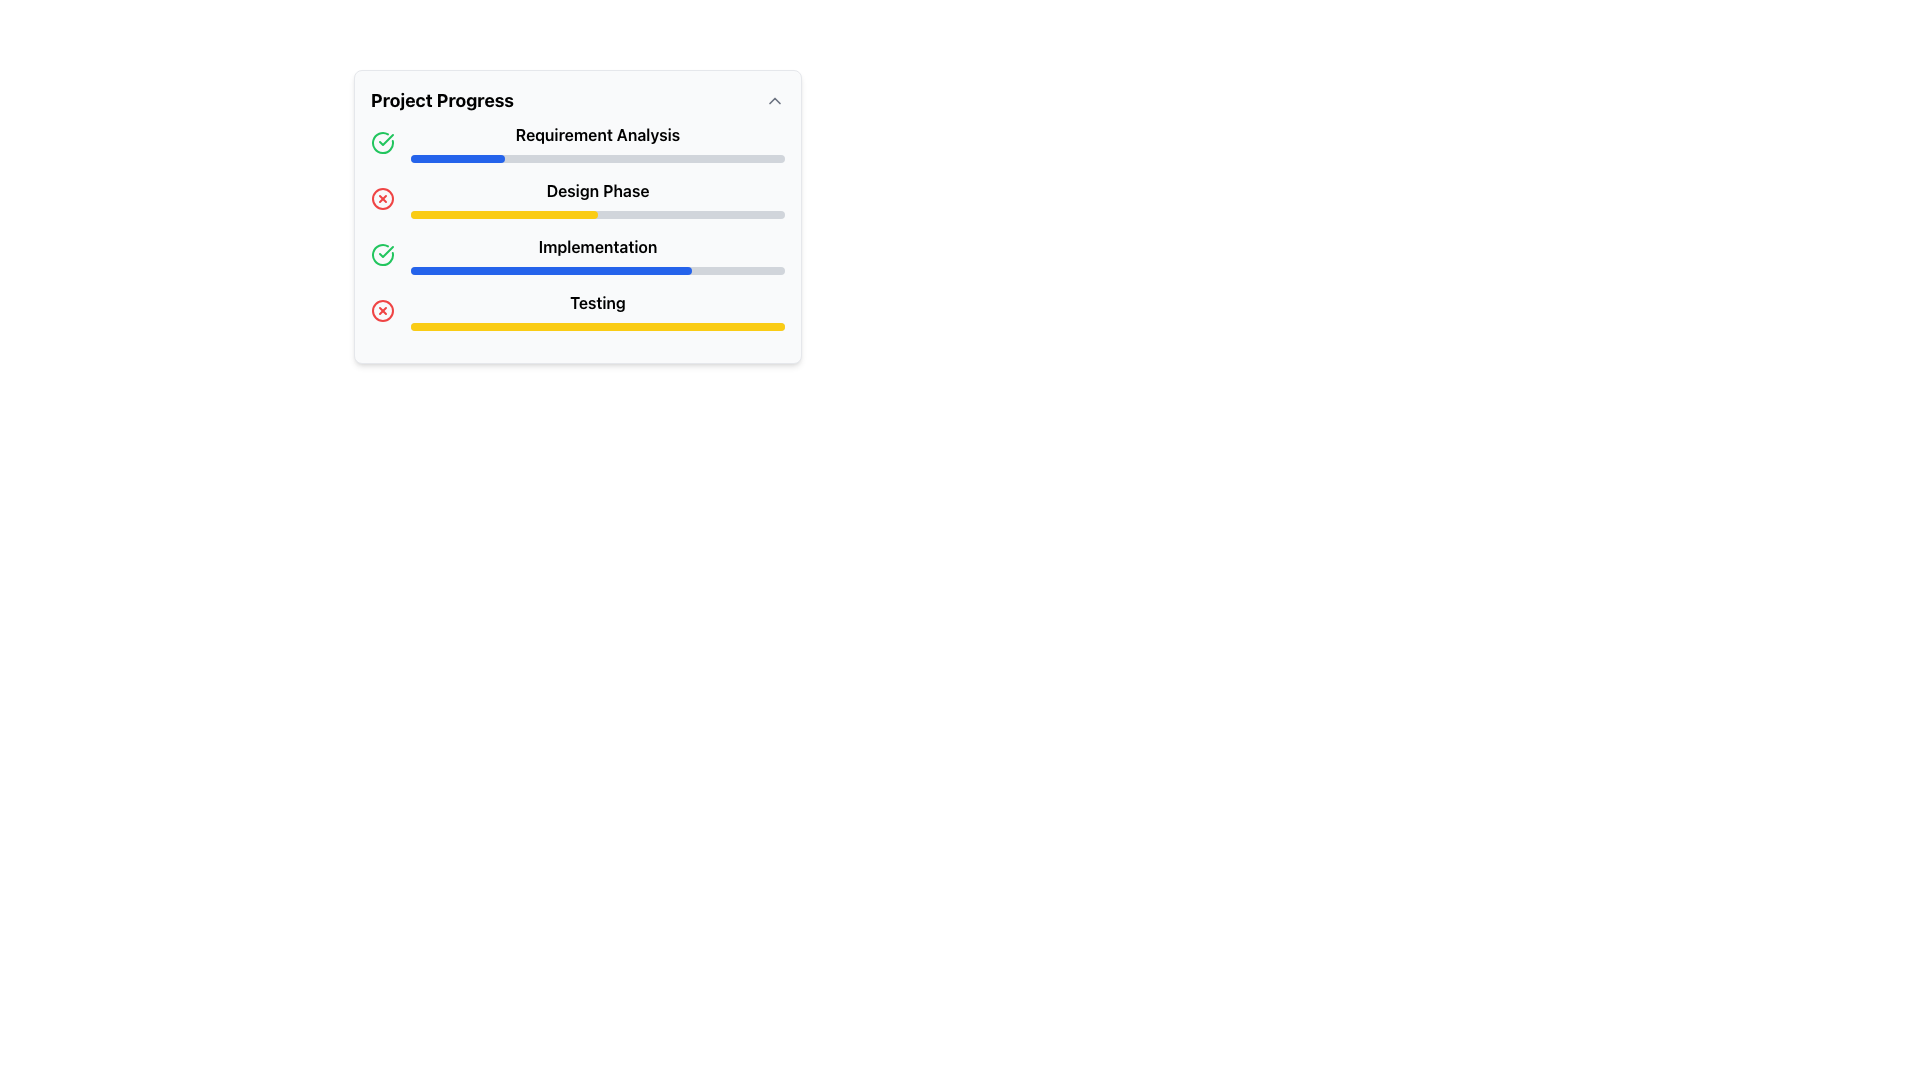 This screenshot has height=1080, width=1920. I want to click on the non-interactive 'error' status icon indicating the 'Design Phase' is in an error or not completed state, located next to the text 'Design Phase' in the progress tracker, so click(383, 199).